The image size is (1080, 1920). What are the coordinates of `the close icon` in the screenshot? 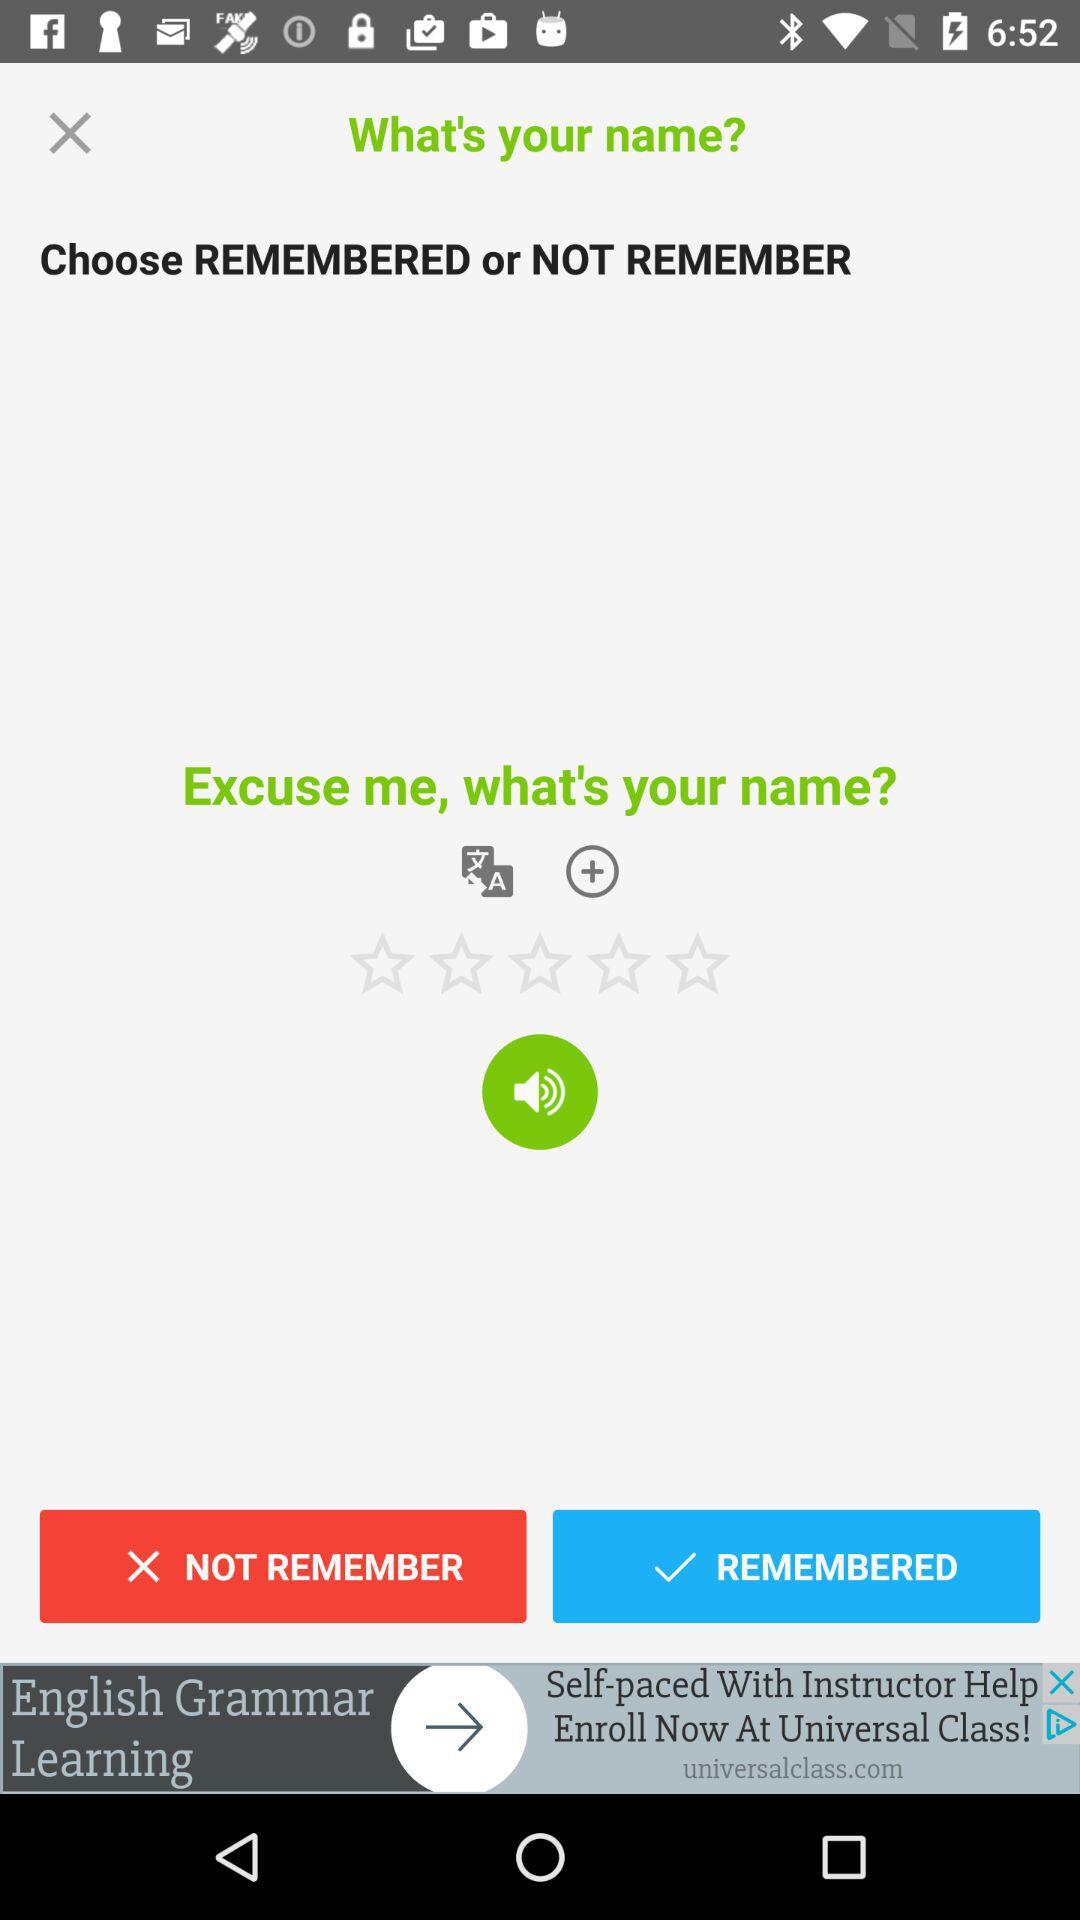 It's located at (69, 132).